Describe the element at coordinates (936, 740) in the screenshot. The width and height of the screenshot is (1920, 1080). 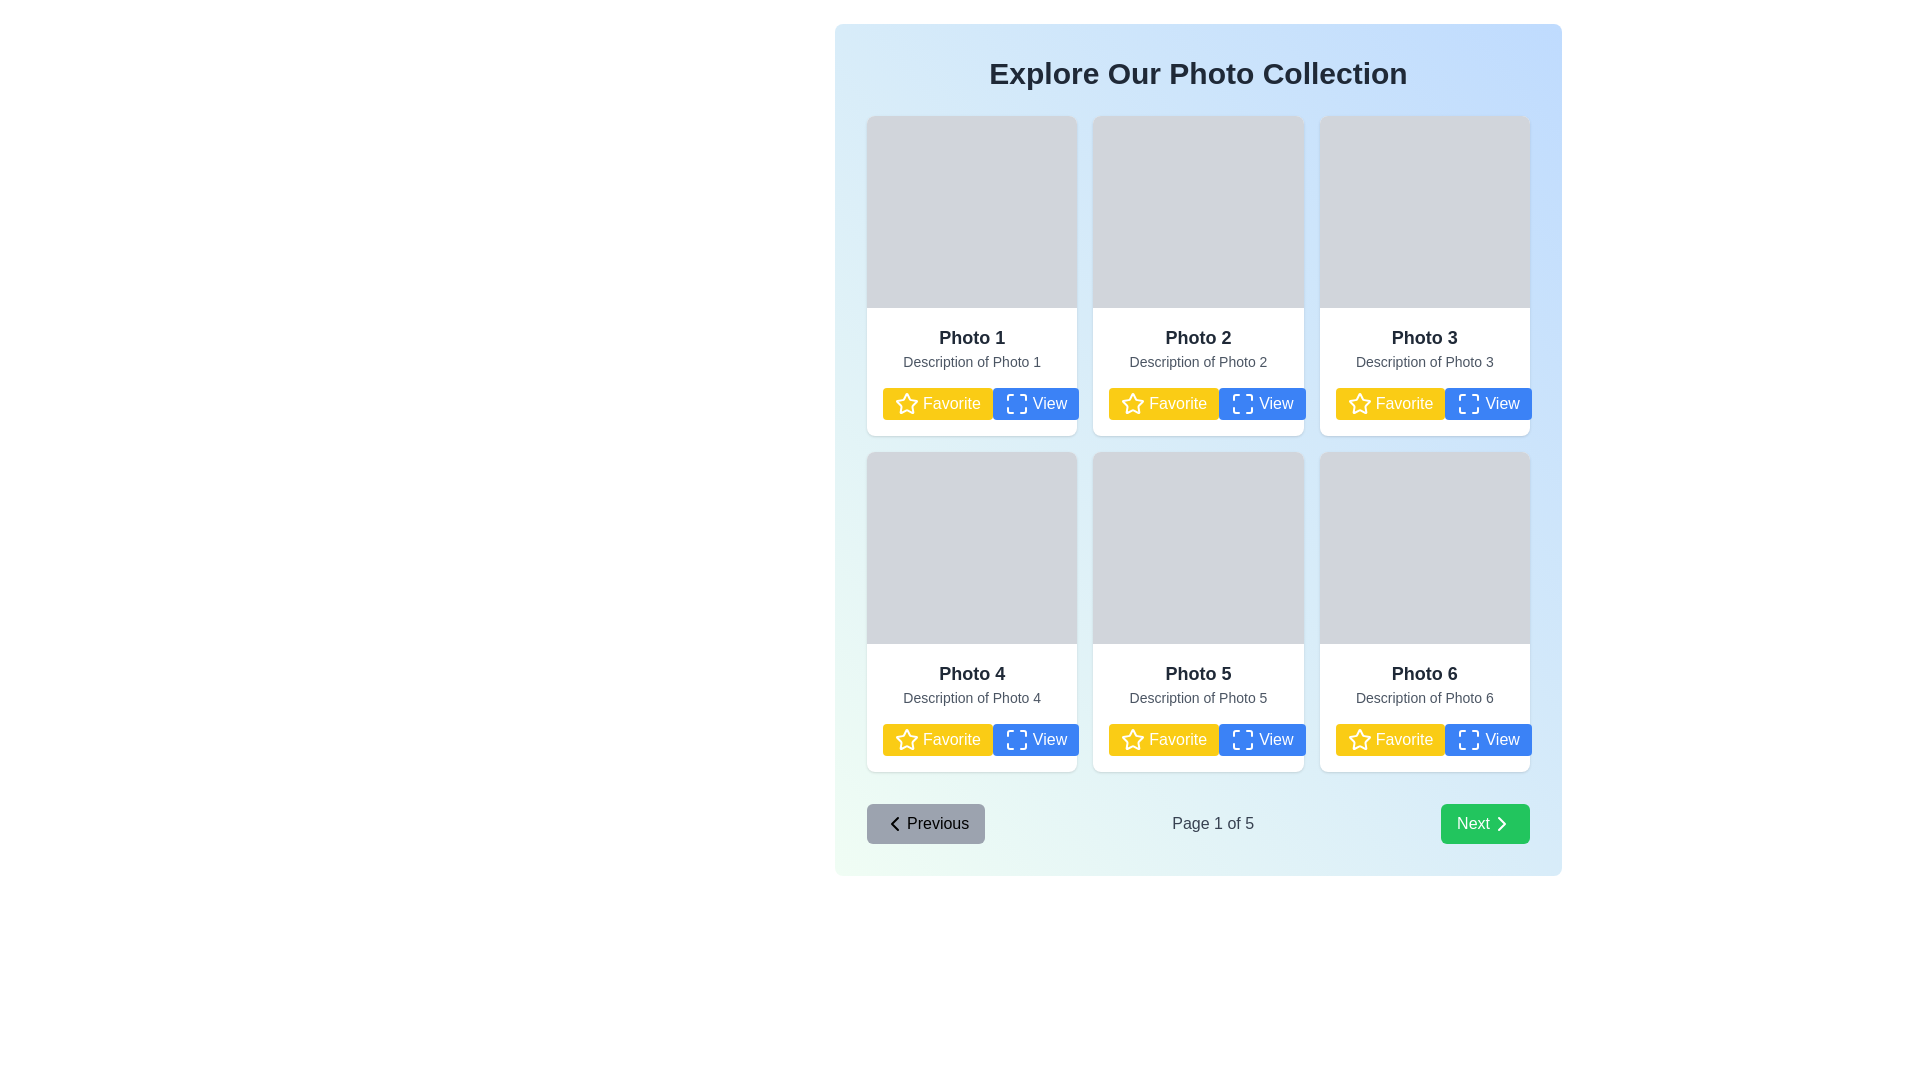
I see `the favorite button associated with Photo 4 to observe the hover effect` at that location.